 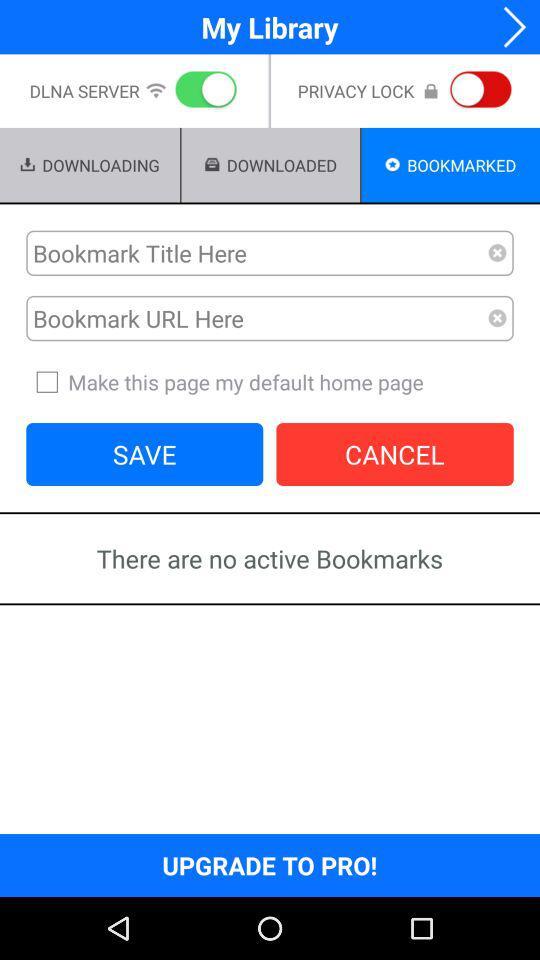 I want to click on erase/delete selection, so click(x=496, y=318).